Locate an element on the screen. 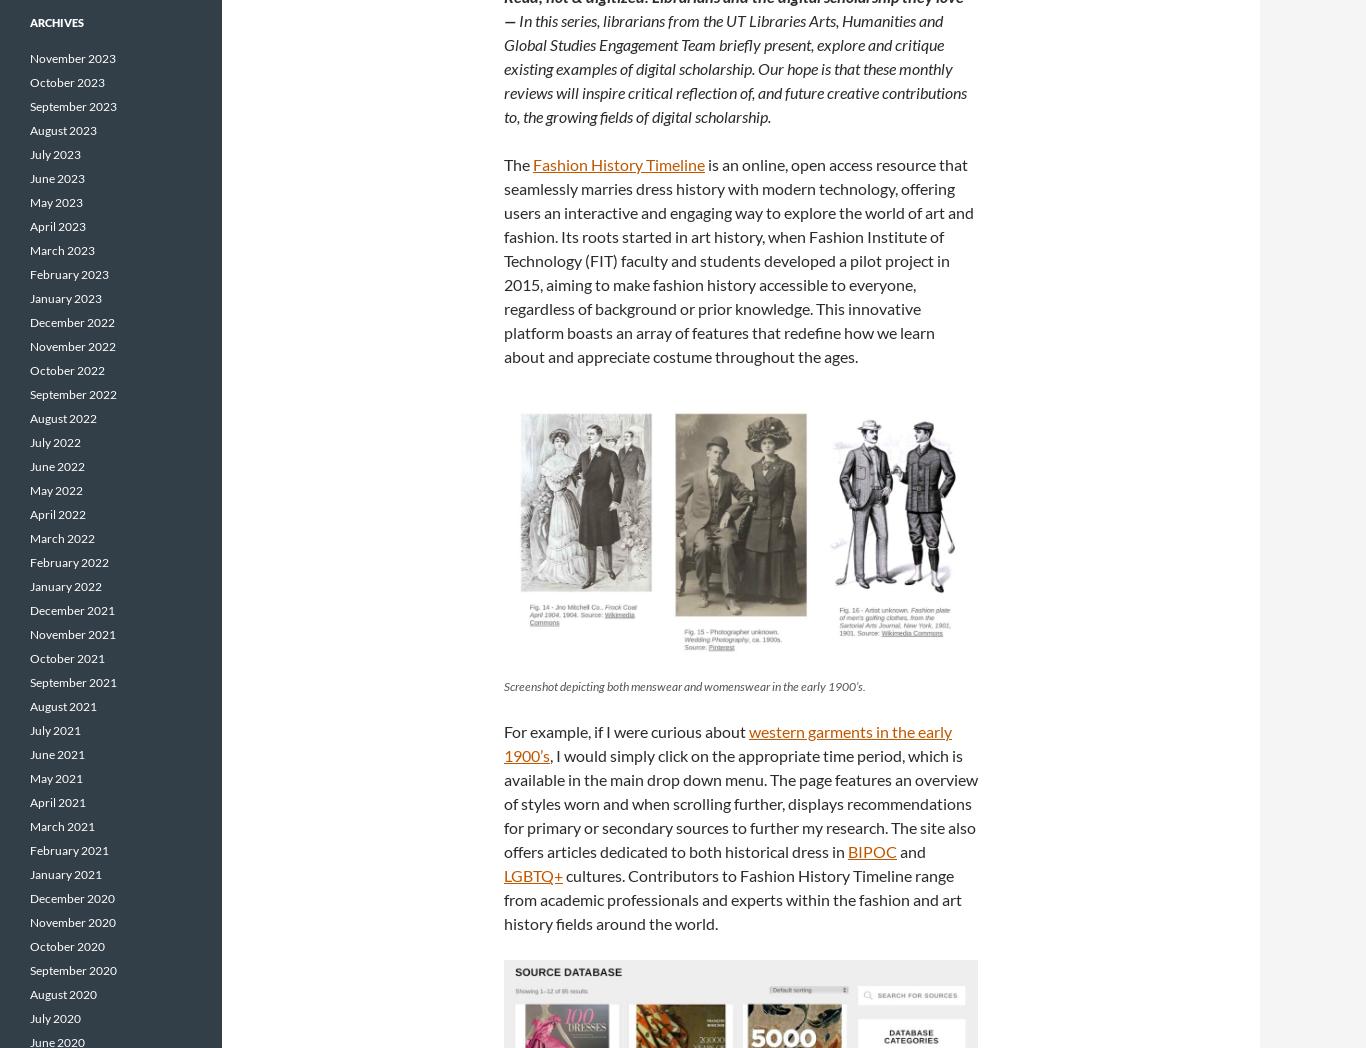  'April 2023' is located at coordinates (58, 226).